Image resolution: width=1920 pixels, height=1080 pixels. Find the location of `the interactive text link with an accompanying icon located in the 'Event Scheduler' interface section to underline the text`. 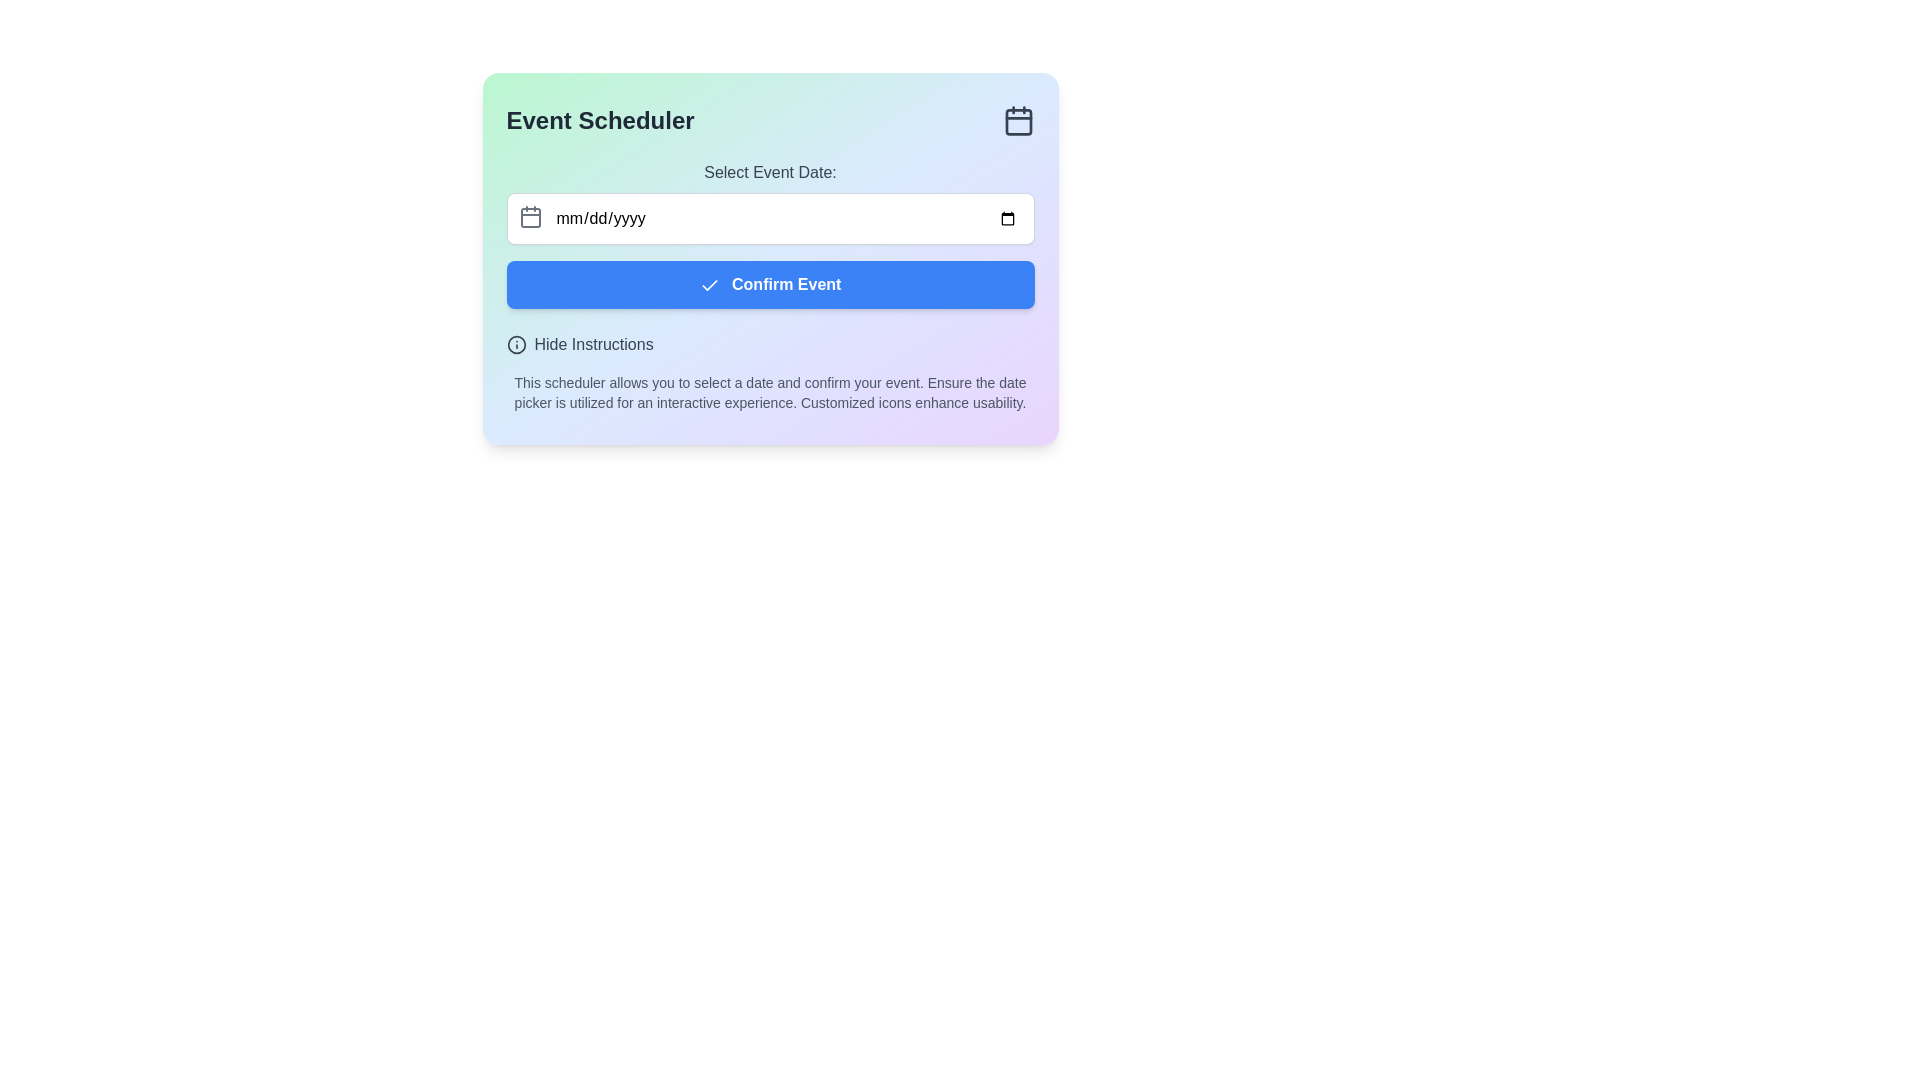

the interactive text link with an accompanying icon located in the 'Event Scheduler' interface section to underline the text is located at coordinates (579, 343).